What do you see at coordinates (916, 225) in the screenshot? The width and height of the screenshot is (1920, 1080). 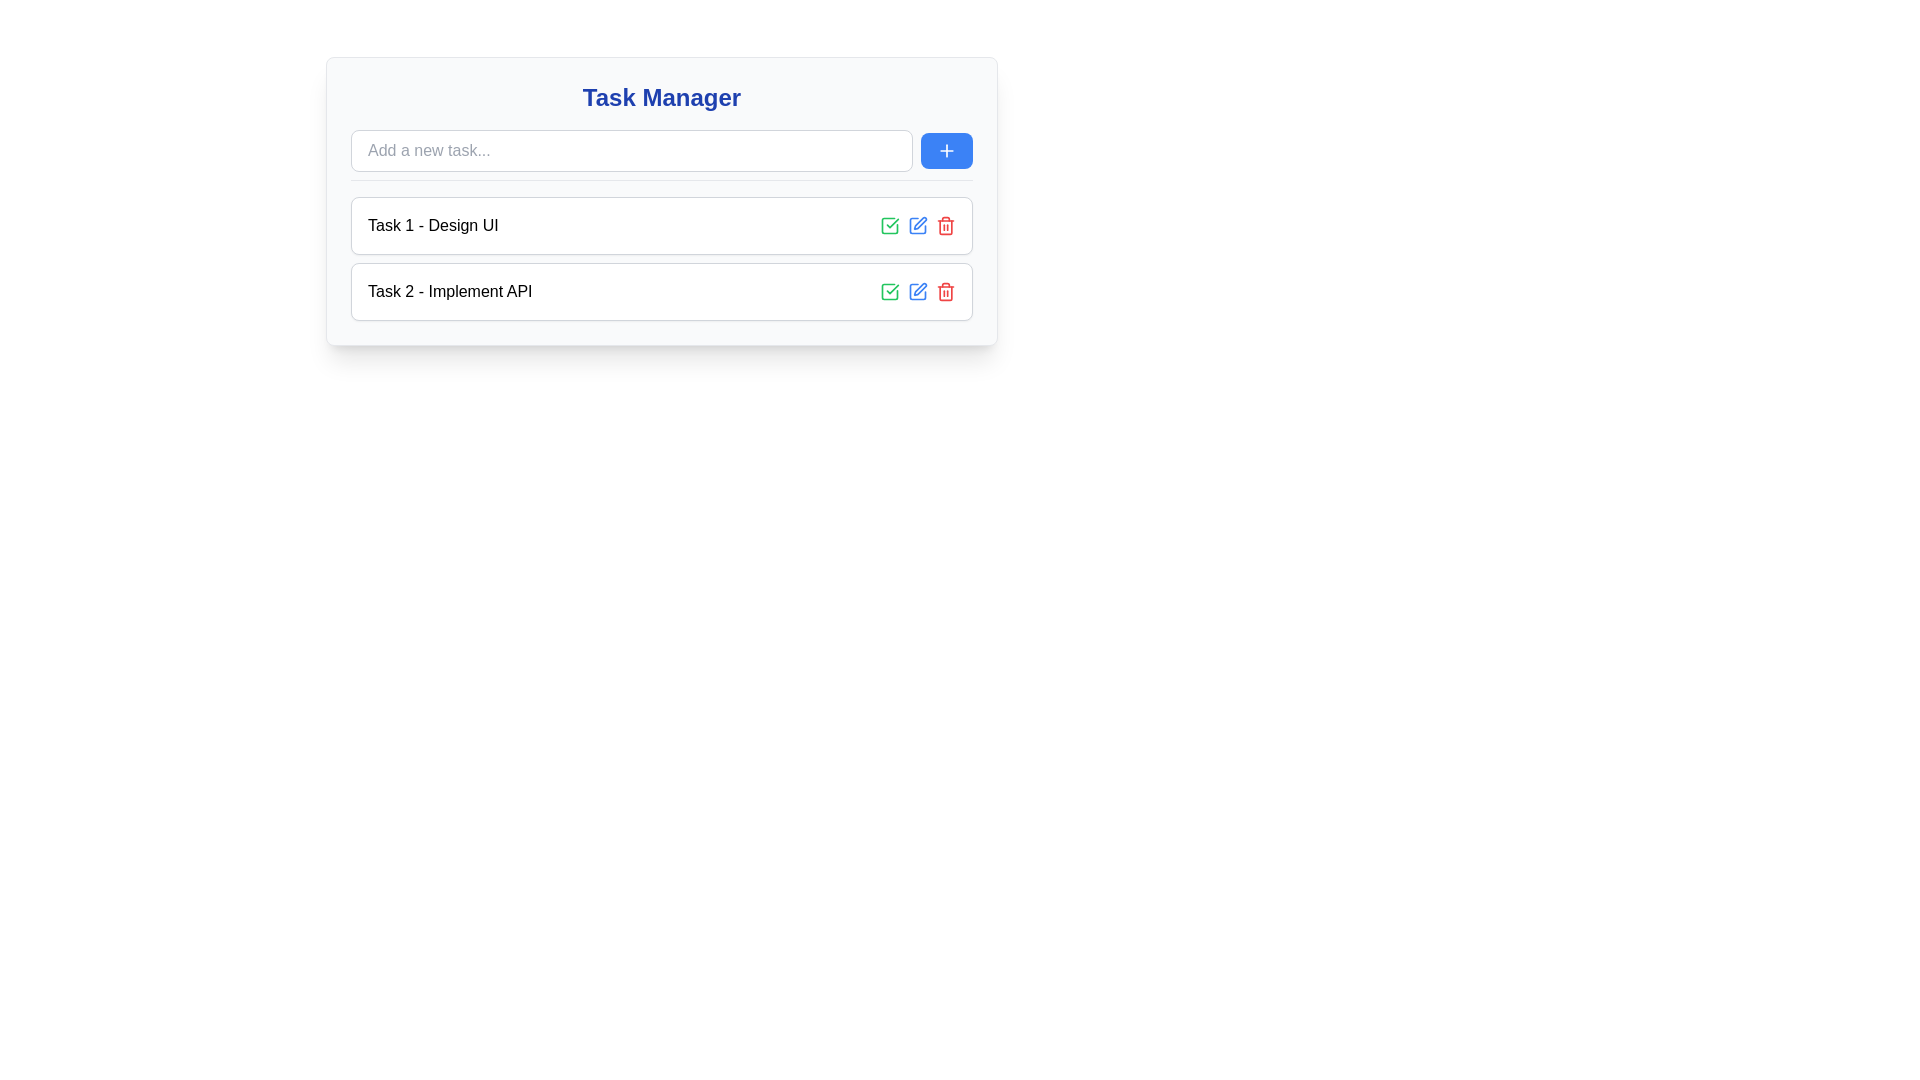 I see `the edit button` at bounding box center [916, 225].